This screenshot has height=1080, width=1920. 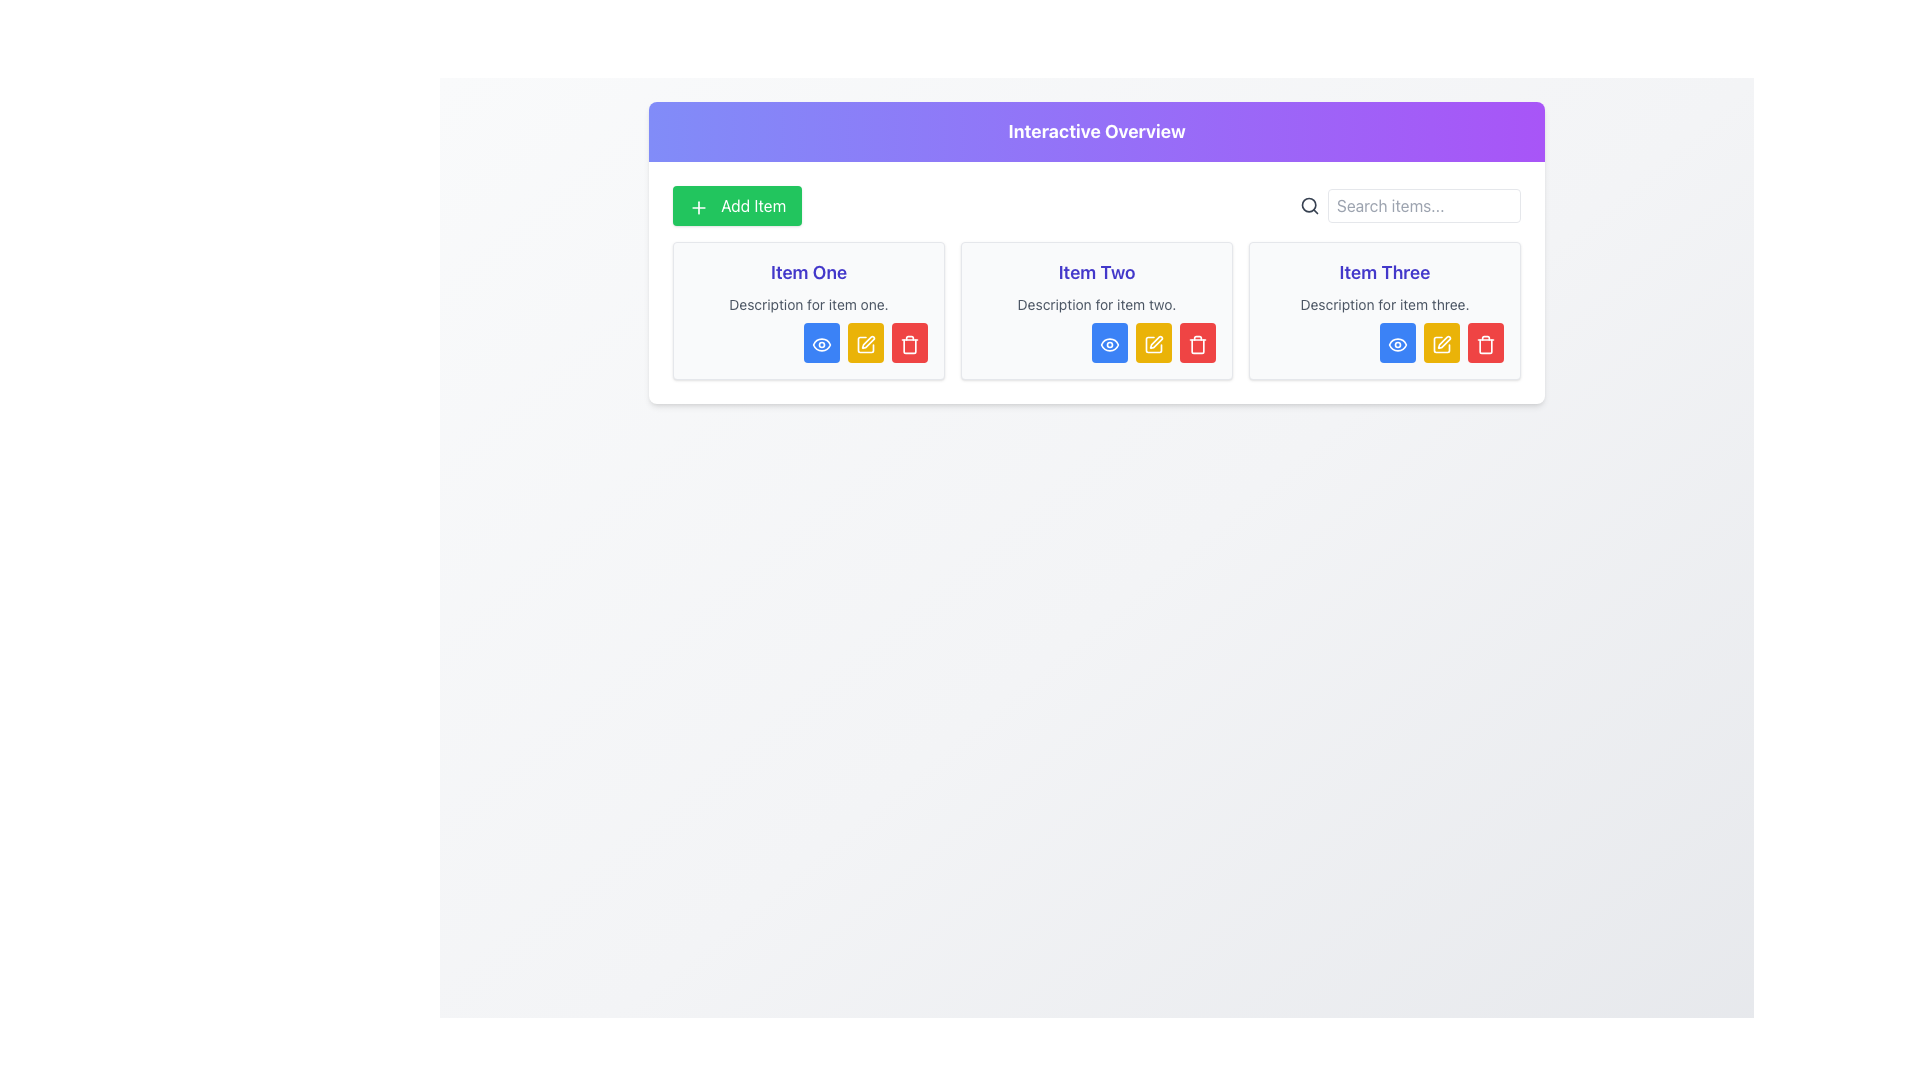 What do you see at coordinates (1198, 342) in the screenshot?
I see `the small red button with a trash icon located as the fourth button in the row of actions below 'Item Two'` at bounding box center [1198, 342].